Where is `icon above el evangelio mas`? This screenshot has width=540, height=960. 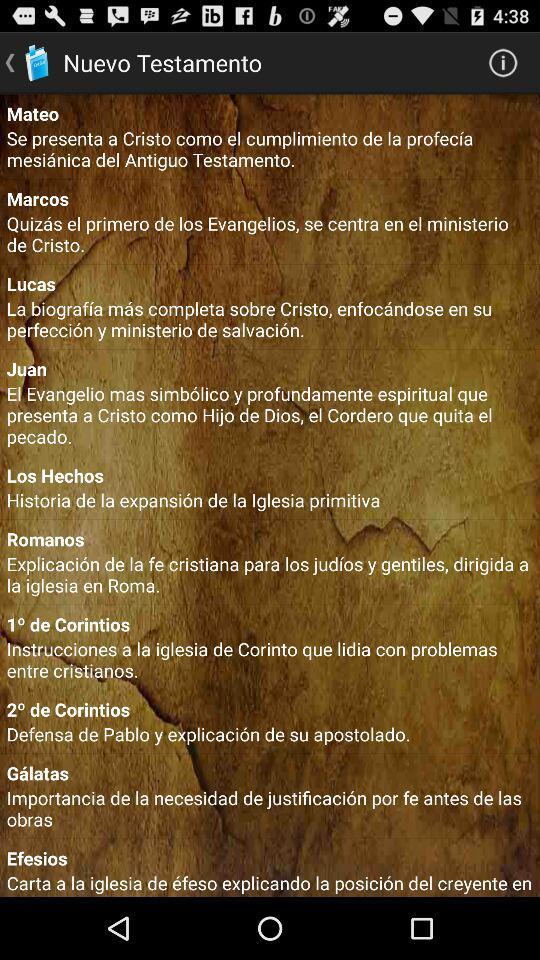
icon above el evangelio mas is located at coordinates (270, 368).